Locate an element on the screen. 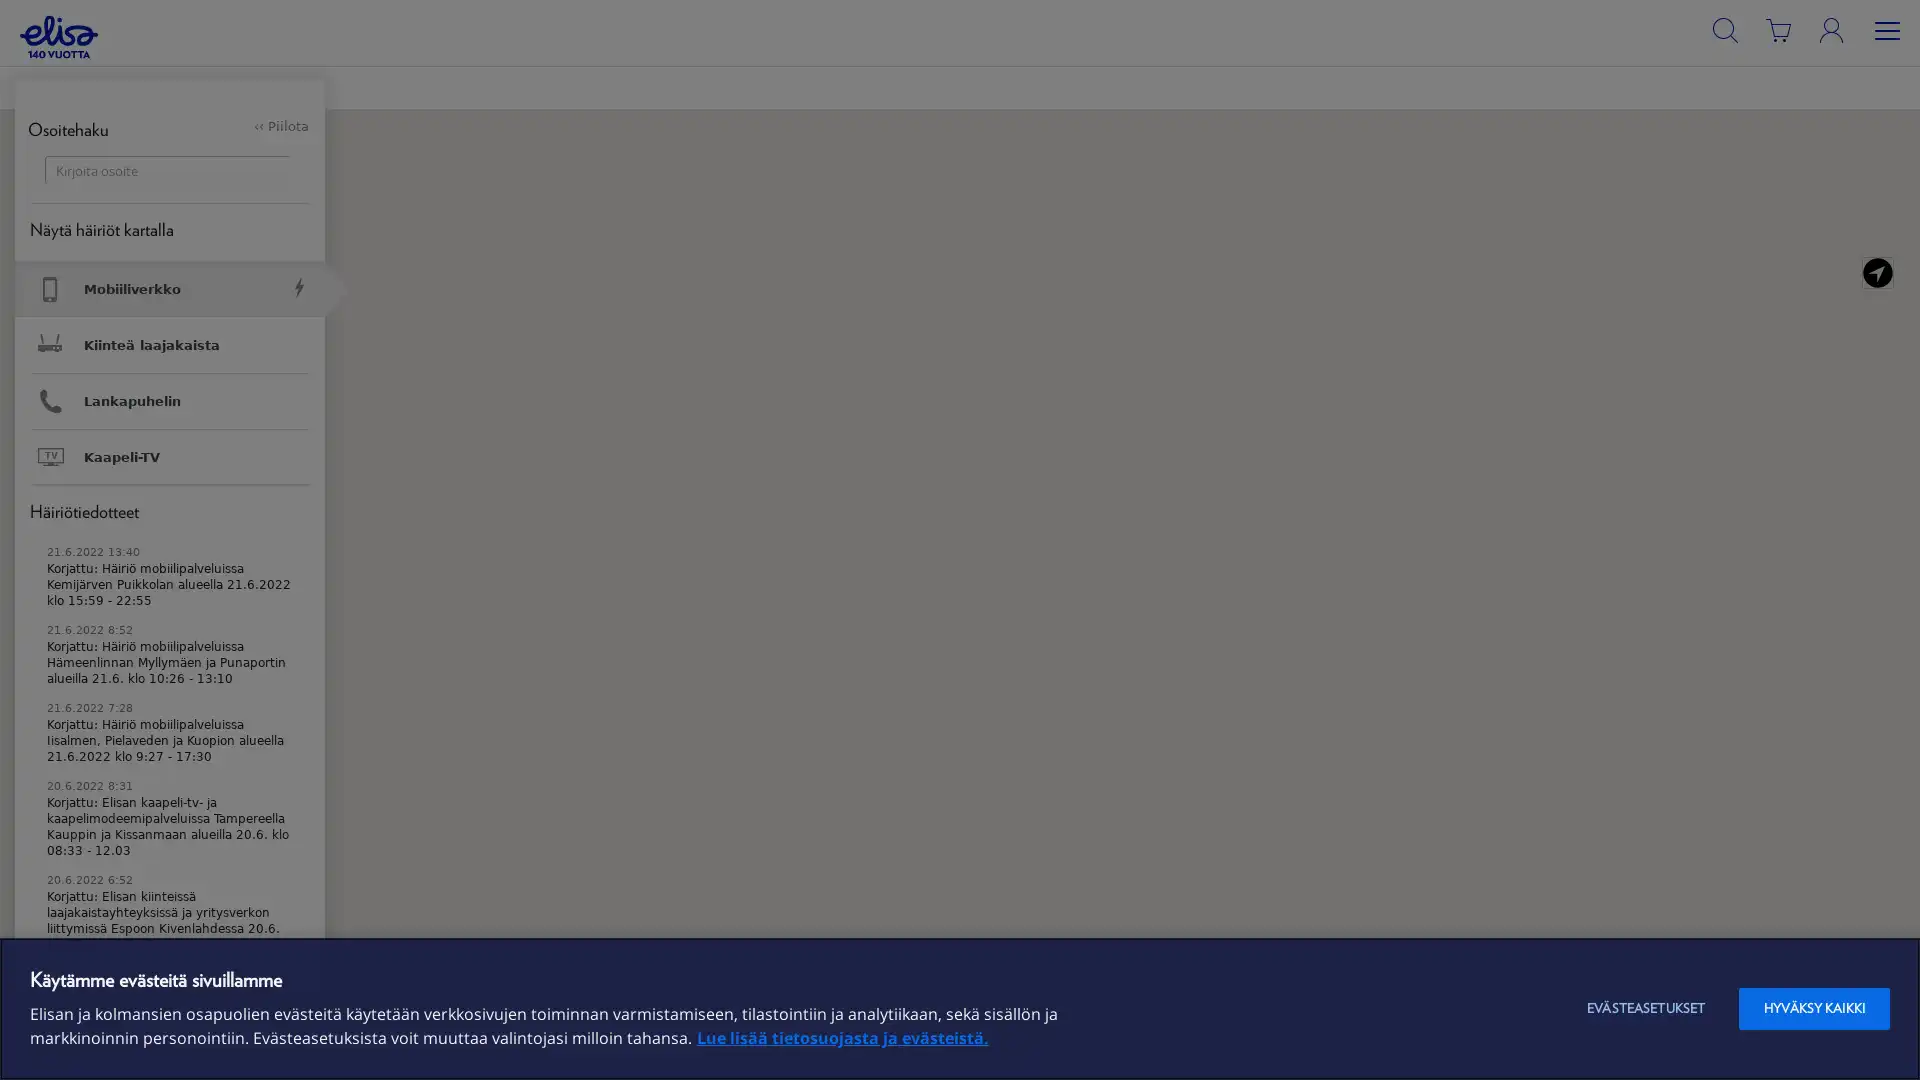 The image size is (1920, 1080). EVASTEASETUKSET is located at coordinates (1646, 1009).